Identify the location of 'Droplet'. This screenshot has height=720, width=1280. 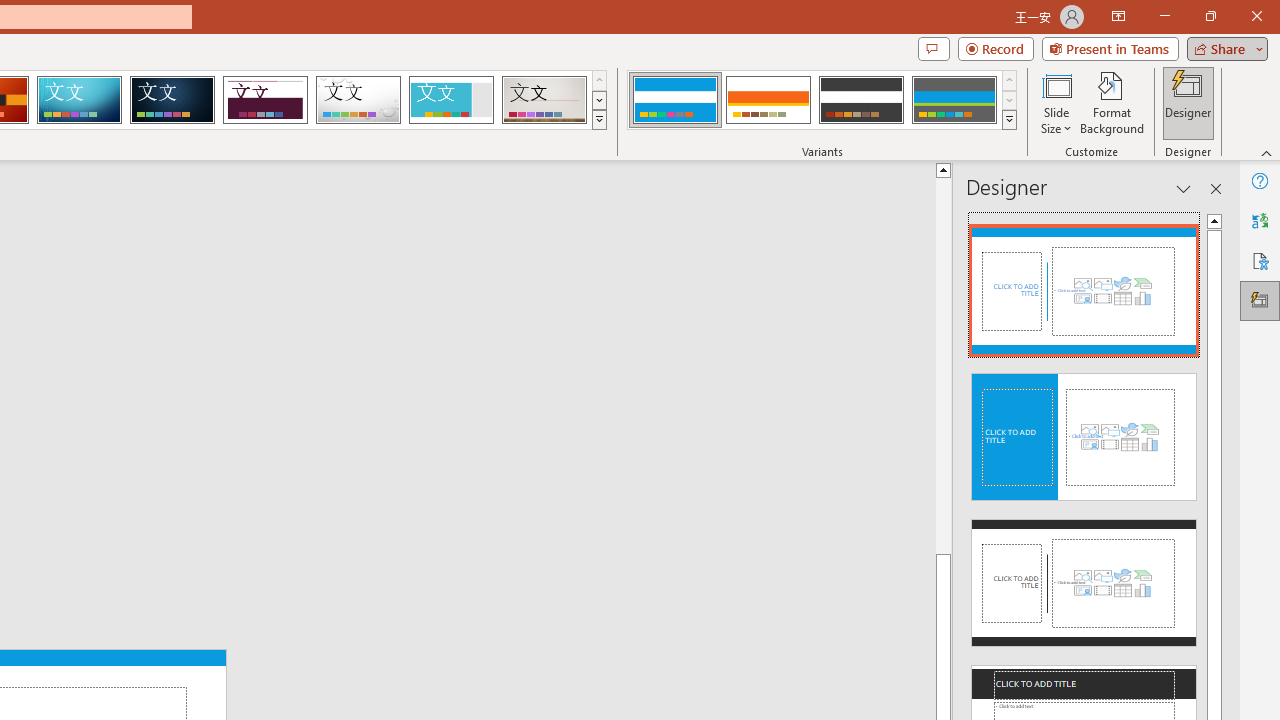
(358, 100).